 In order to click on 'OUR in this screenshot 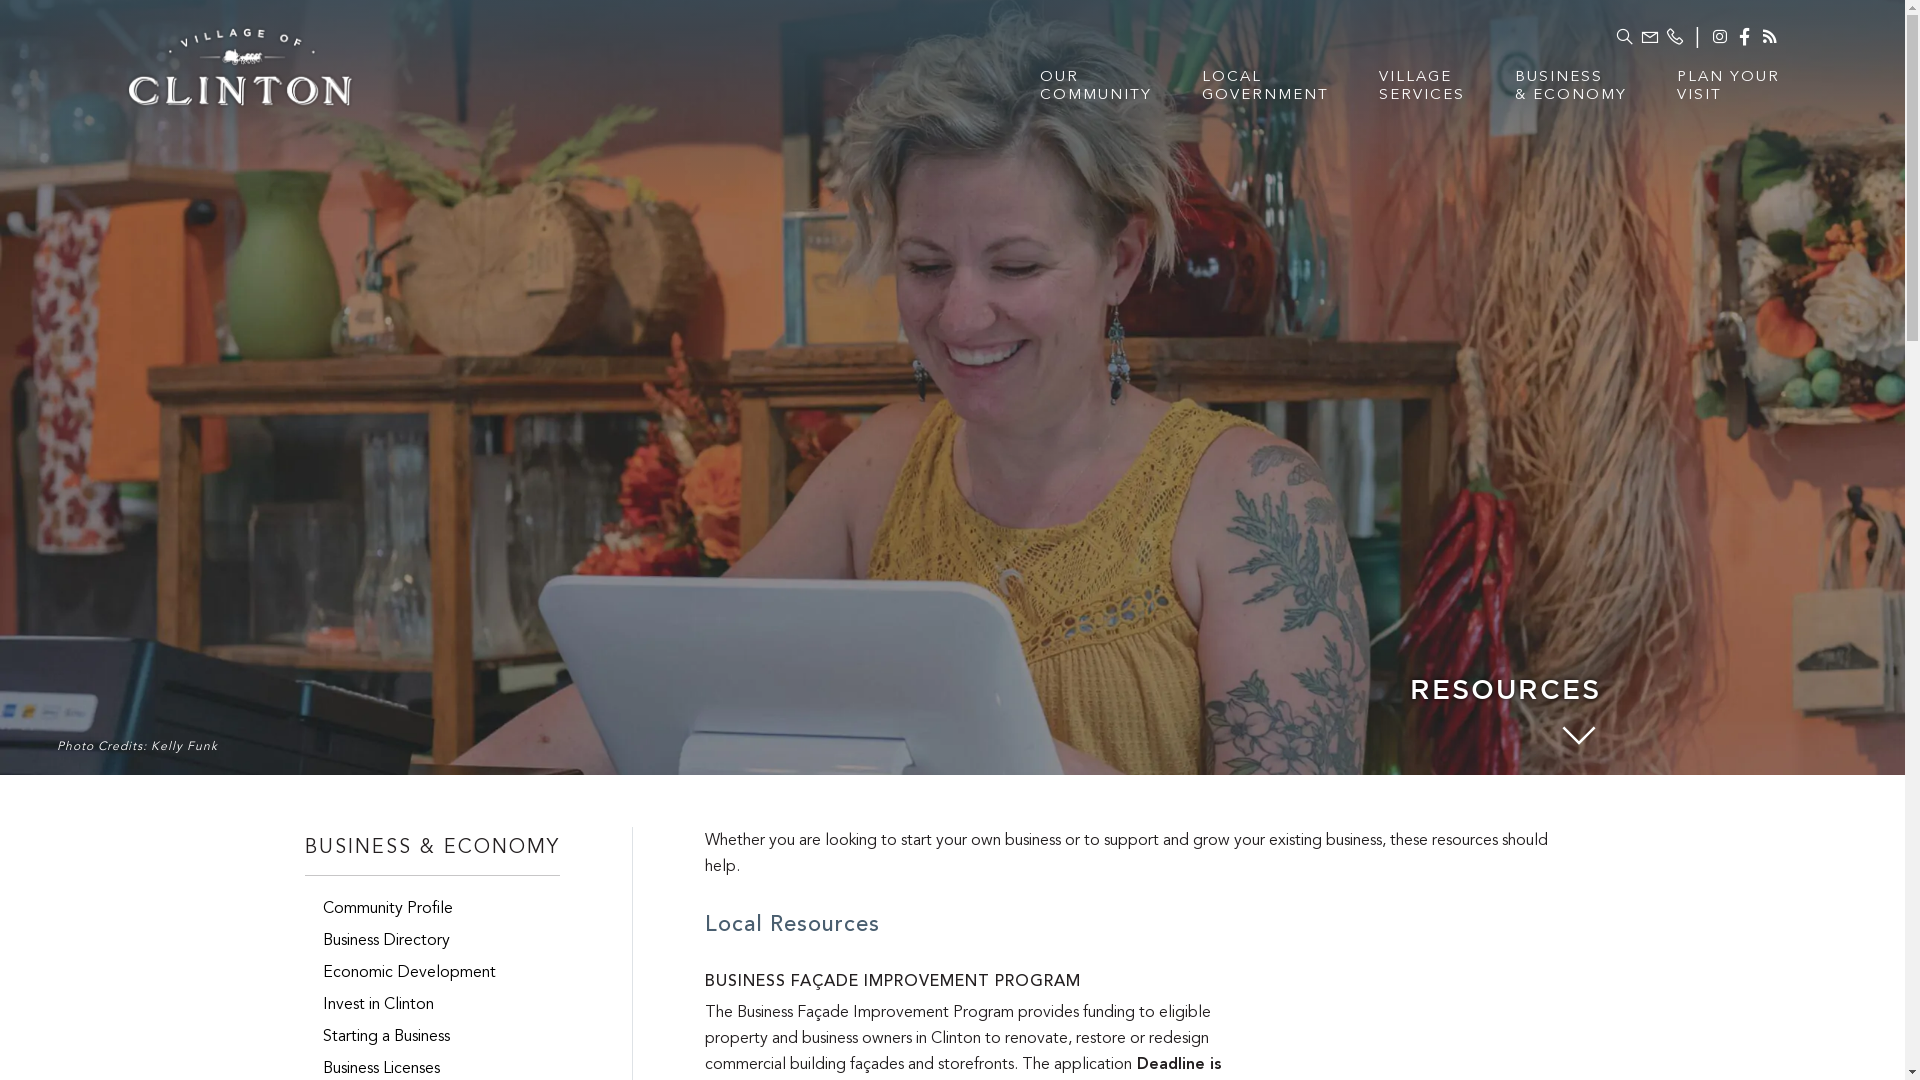, I will do `click(1094, 97)`.